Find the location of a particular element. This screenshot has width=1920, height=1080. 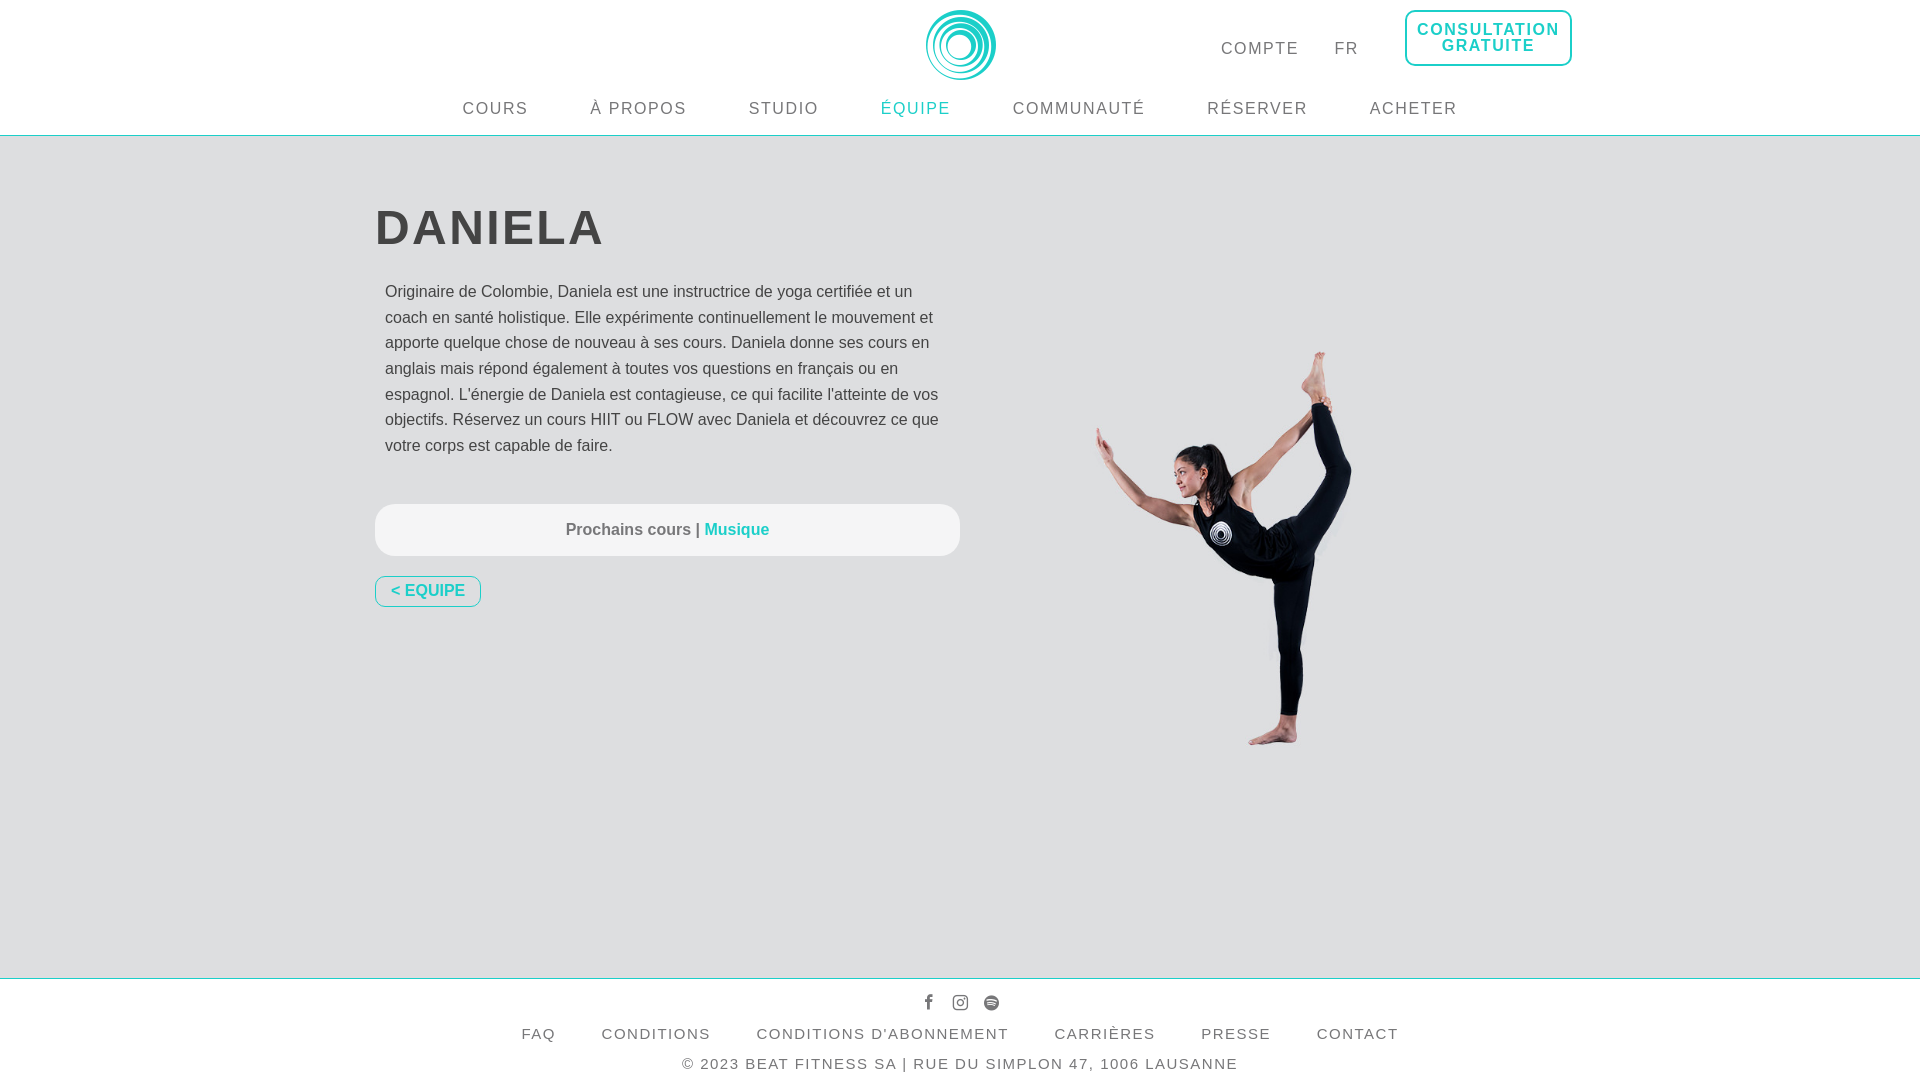

'PRESSE' is located at coordinates (1235, 1033).